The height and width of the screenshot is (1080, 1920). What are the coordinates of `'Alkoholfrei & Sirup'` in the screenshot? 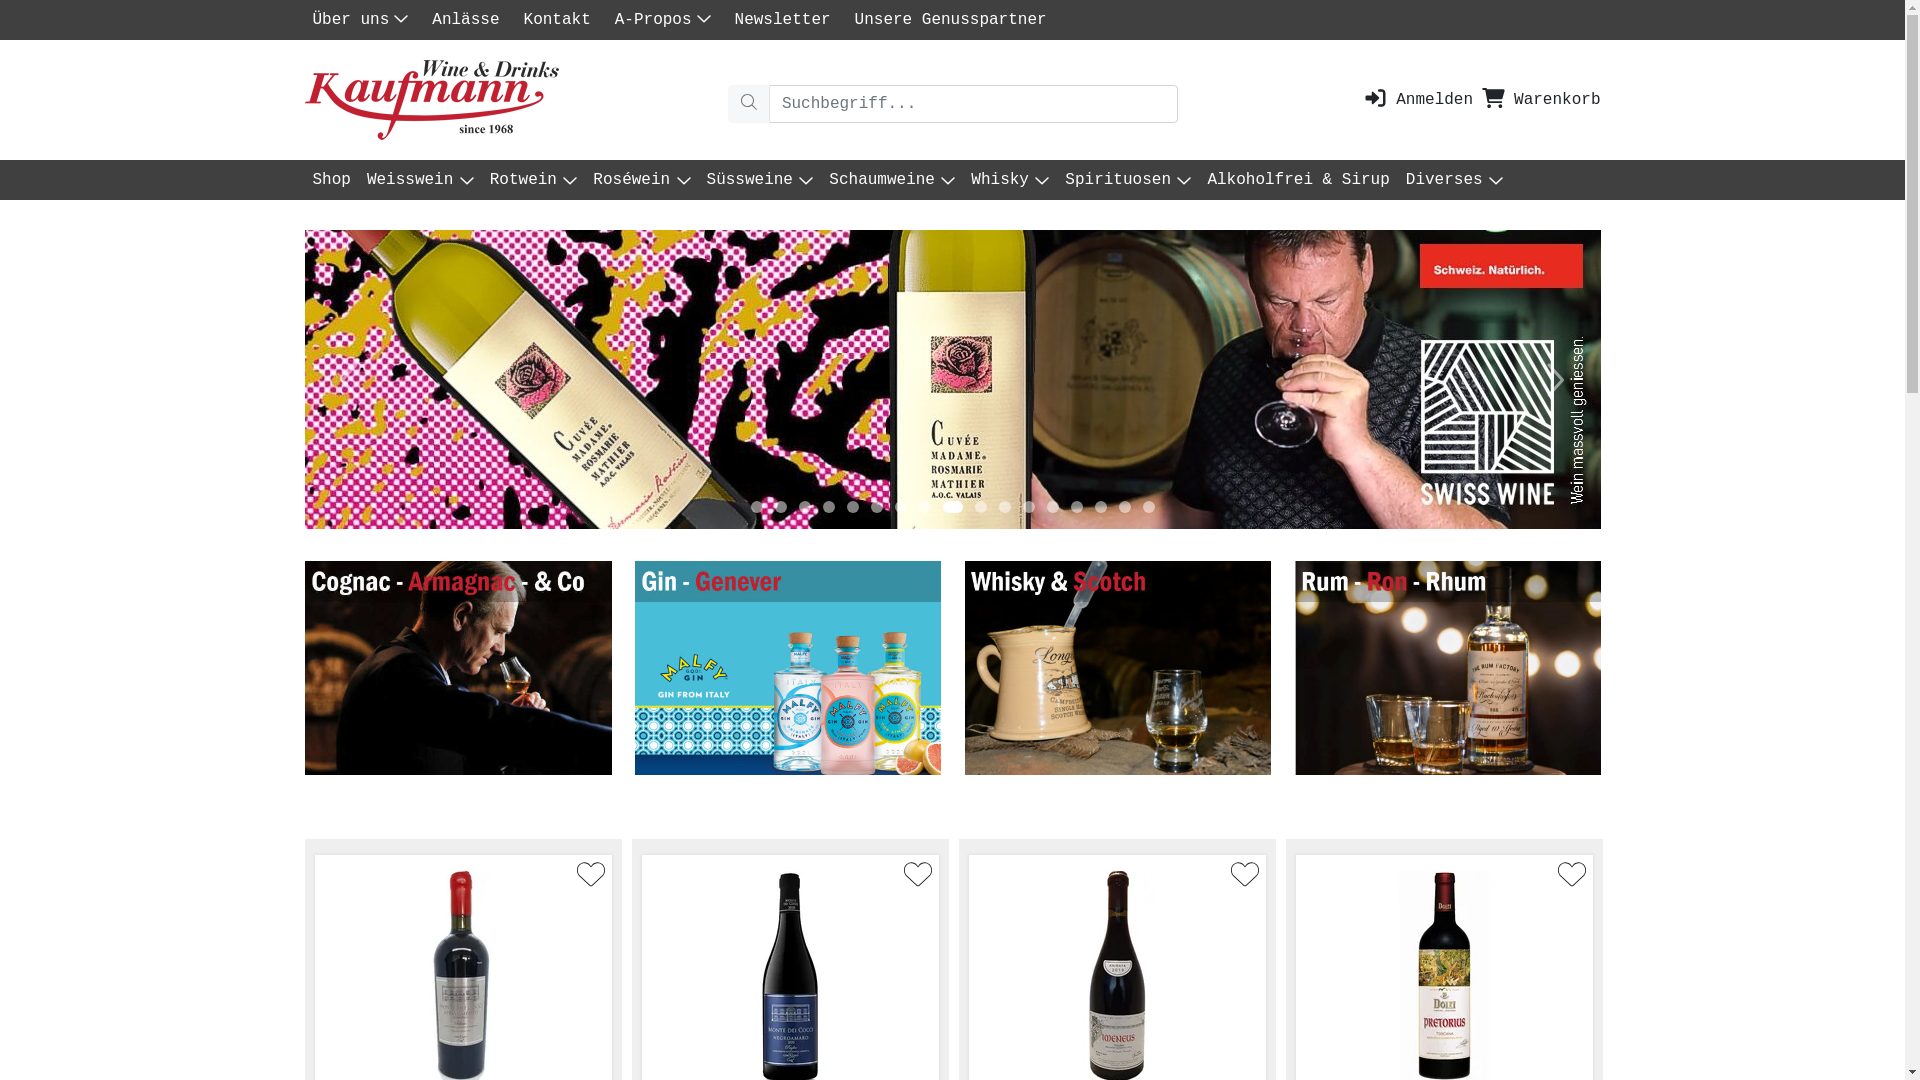 It's located at (1297, 180).